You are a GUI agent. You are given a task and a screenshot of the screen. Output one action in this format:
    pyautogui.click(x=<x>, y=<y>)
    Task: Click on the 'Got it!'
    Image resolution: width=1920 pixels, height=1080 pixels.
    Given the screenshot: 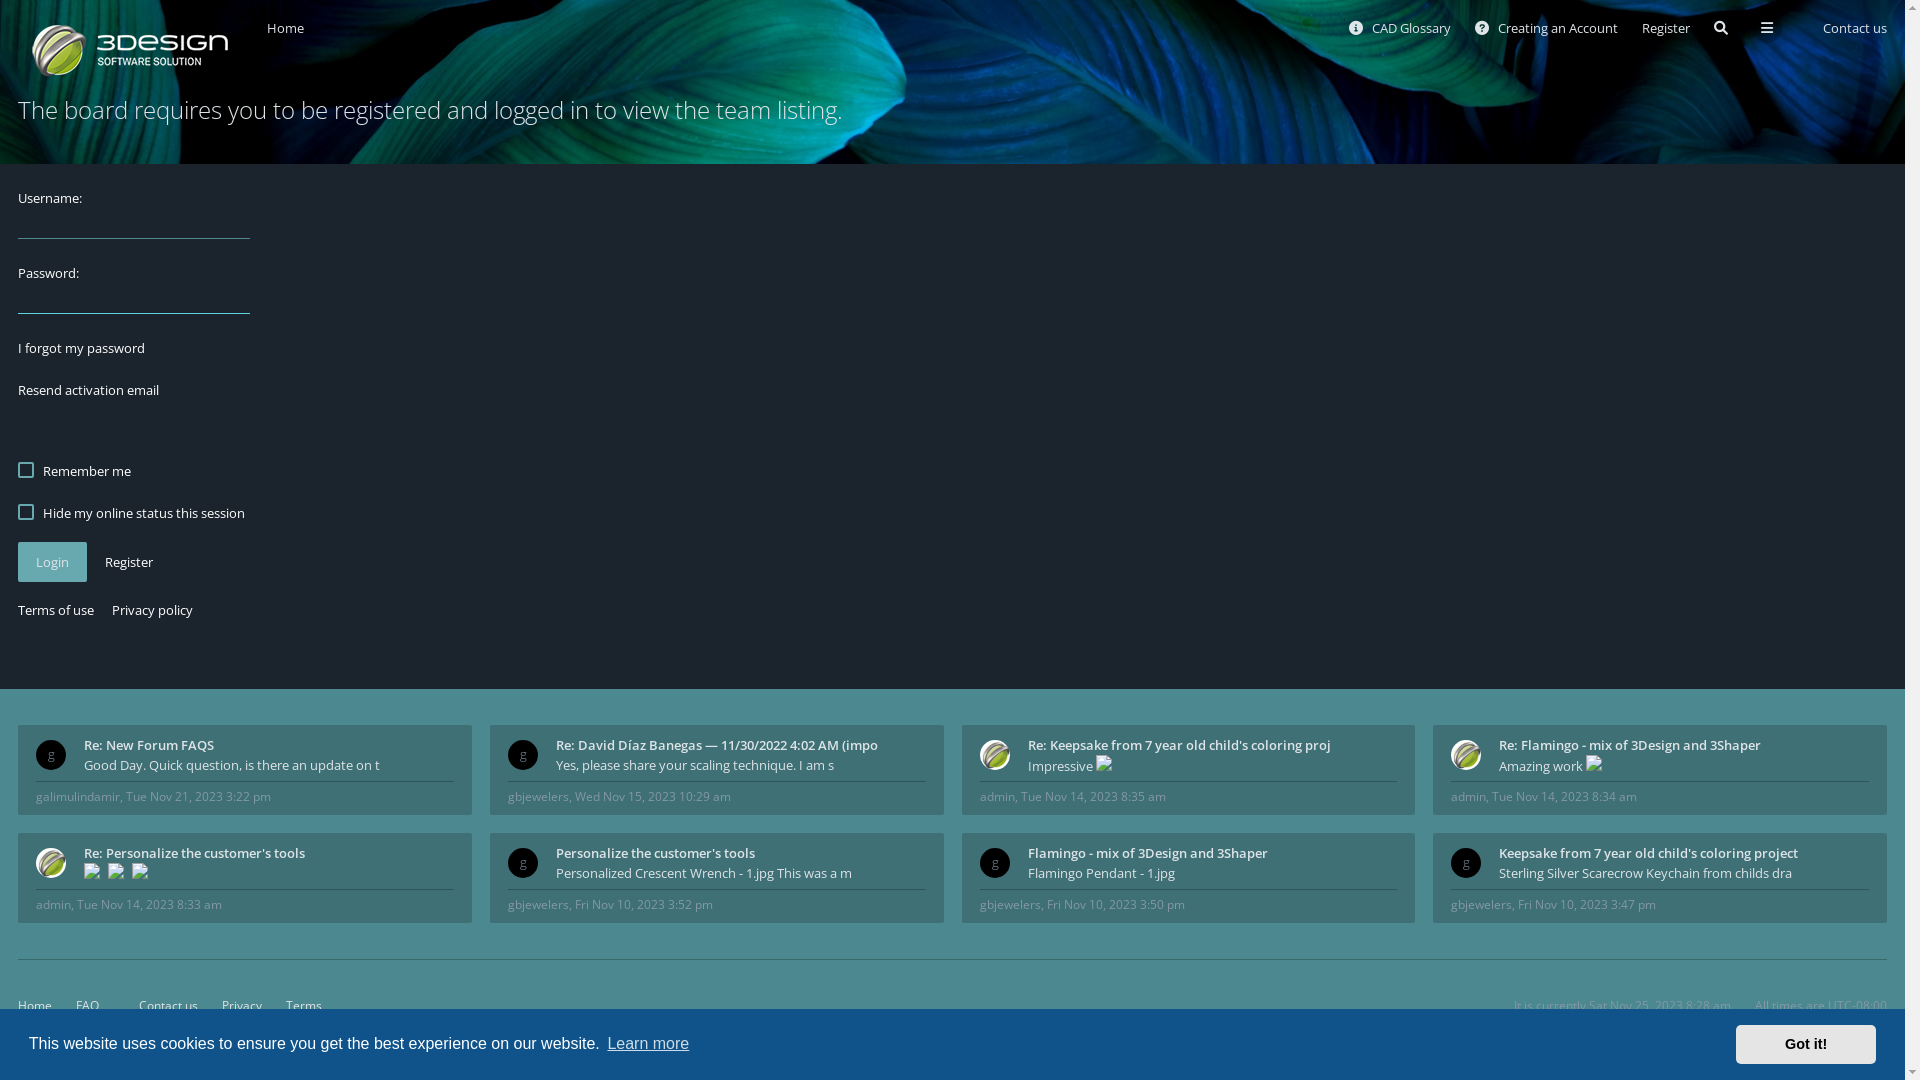 What is the action you would take?
    pyautogui.click(x=1735, y=1043)
    